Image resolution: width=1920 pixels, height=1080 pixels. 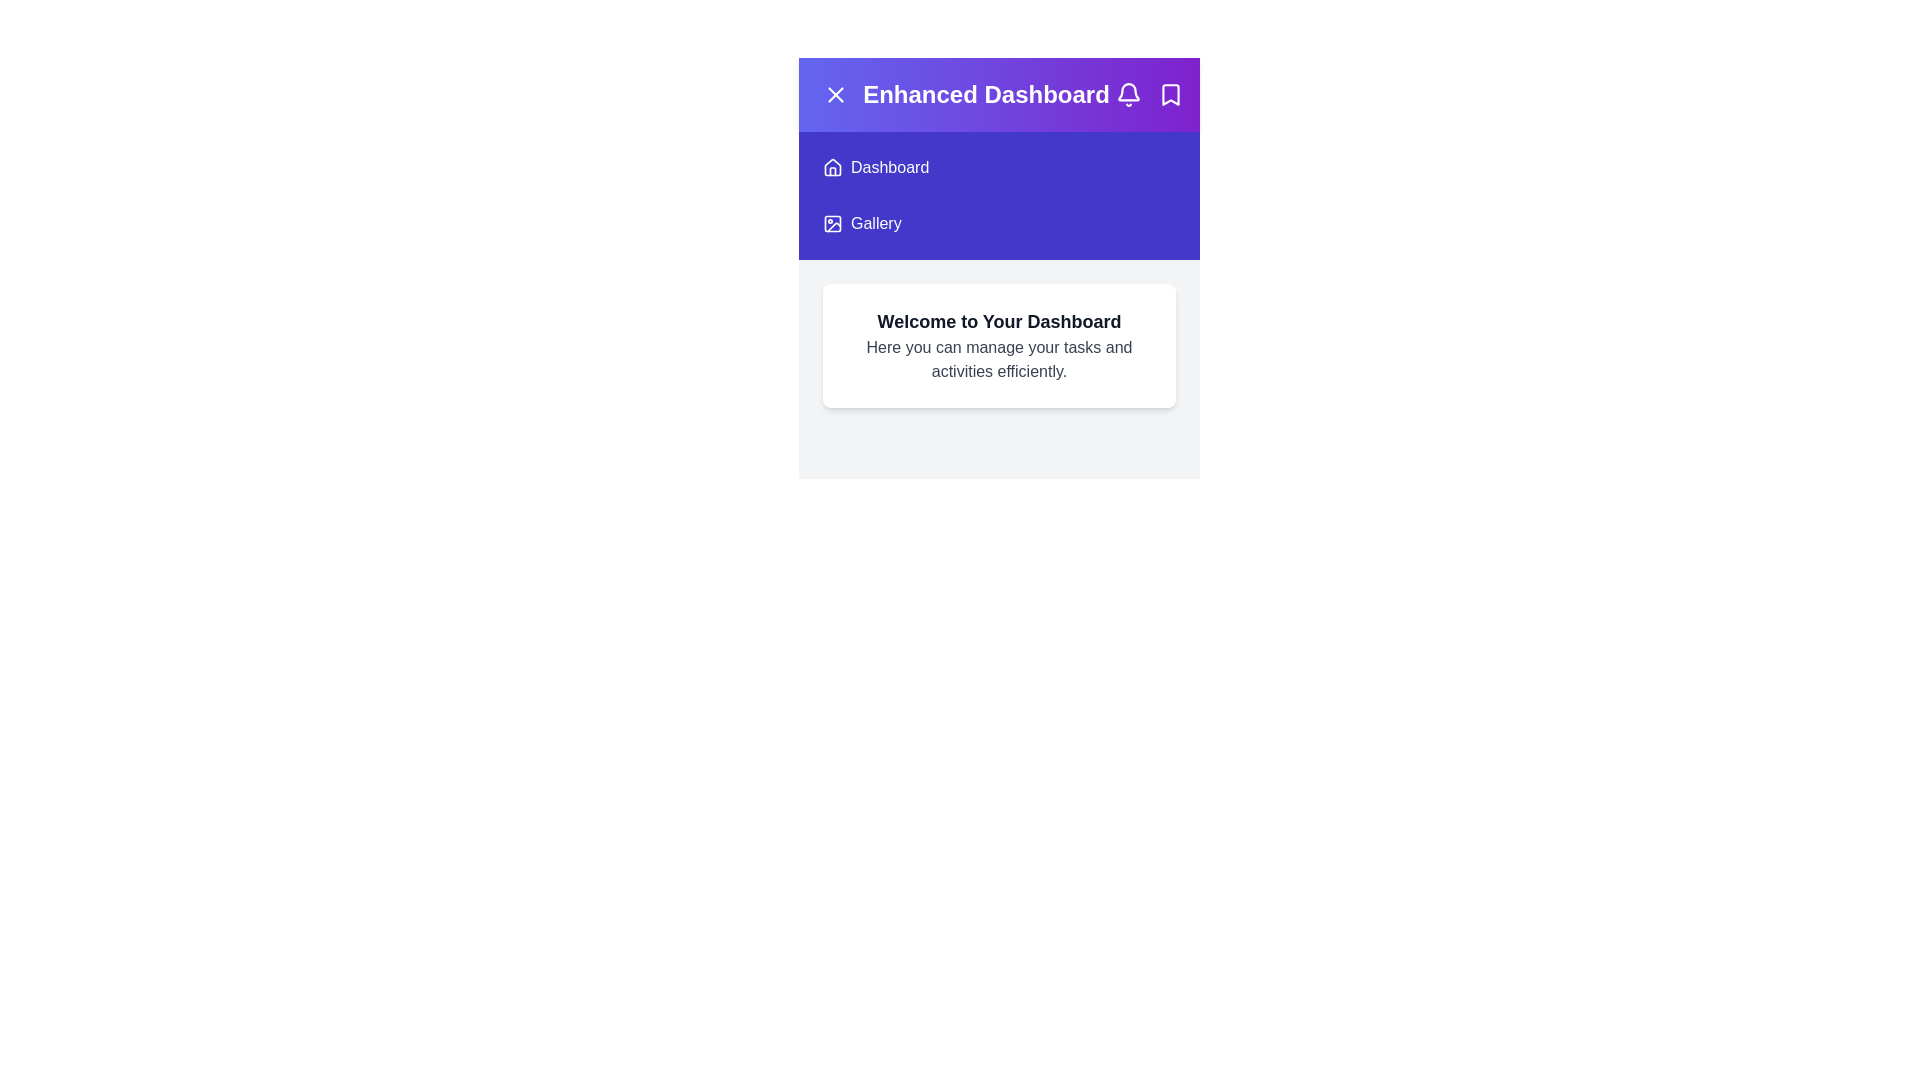 What do you see at coordinates (999, 223) in the screenshot?
I see `the 'Gallery' menu item to navigate to the Gallery section` at bounding box center [999, 223].